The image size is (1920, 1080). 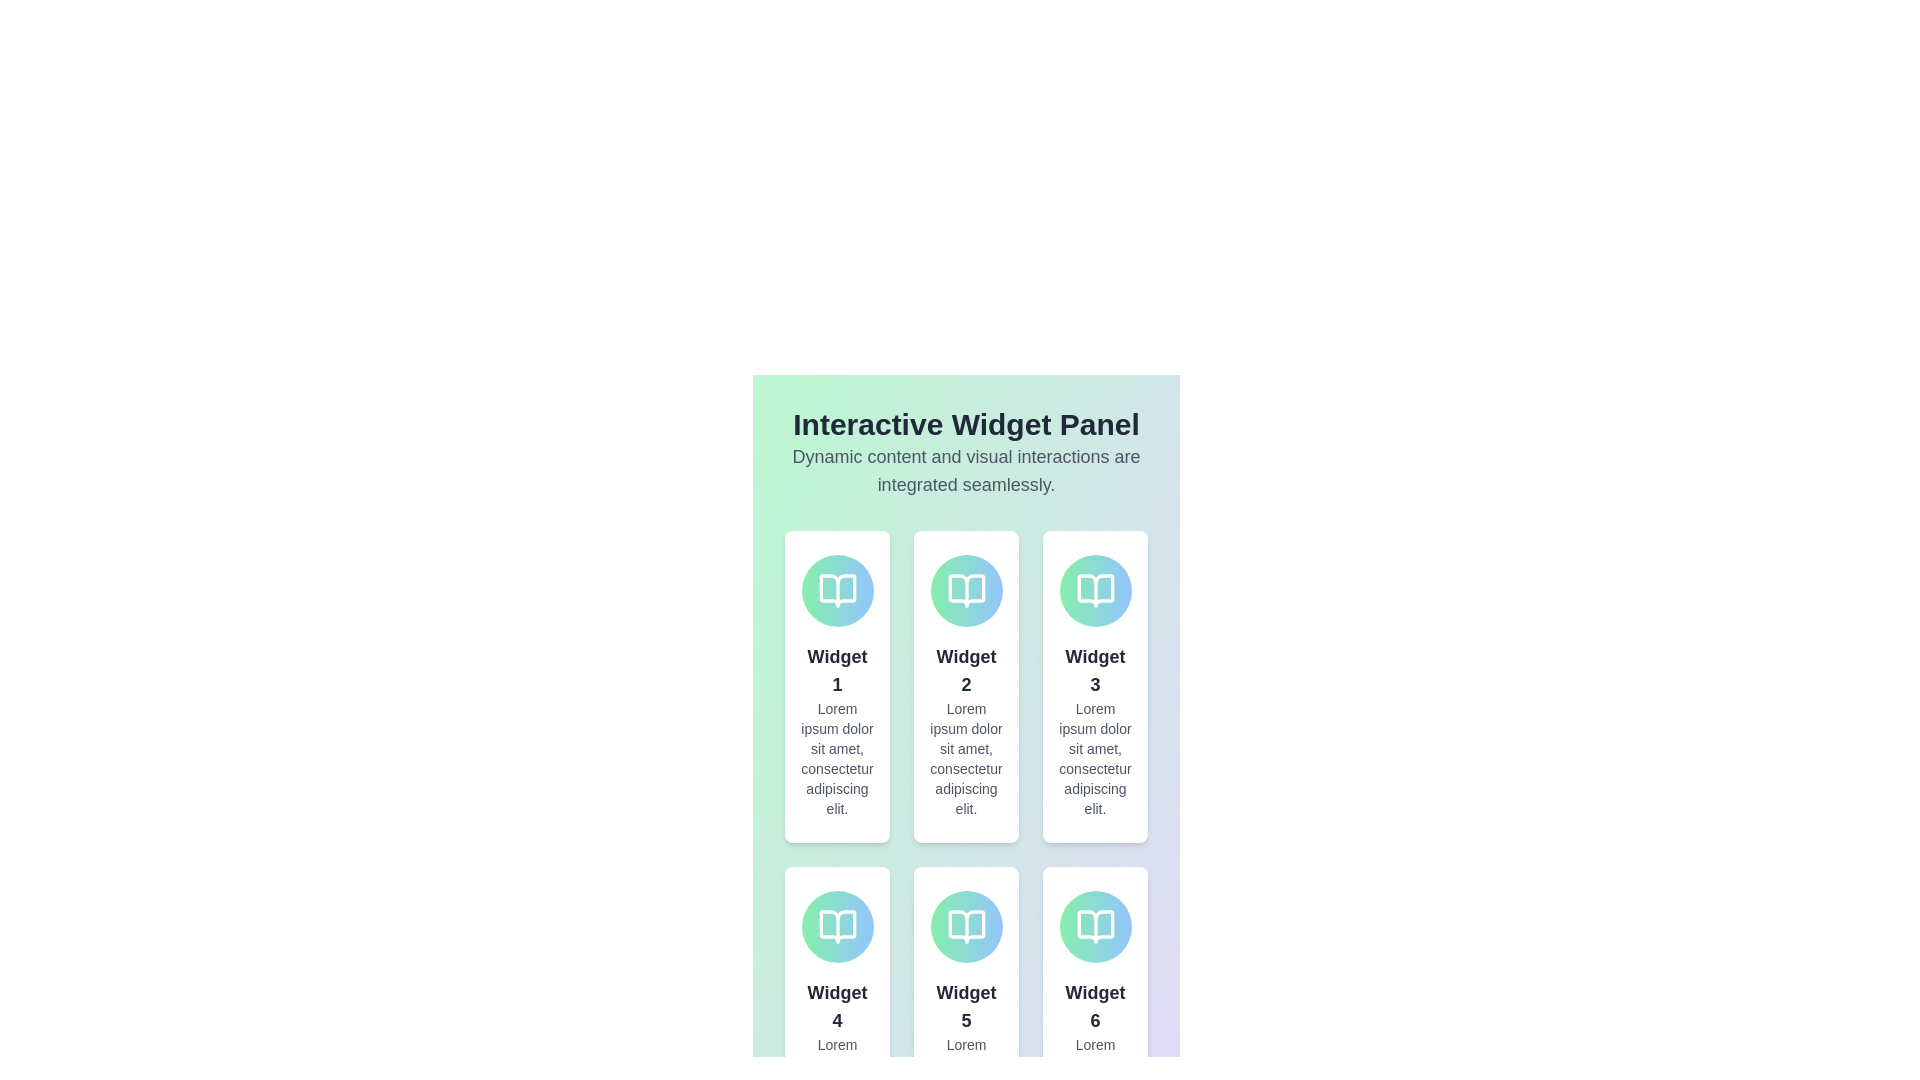 I want to click on the second card in the 3-column layout grid on the first row, so click(x=966, y=685).